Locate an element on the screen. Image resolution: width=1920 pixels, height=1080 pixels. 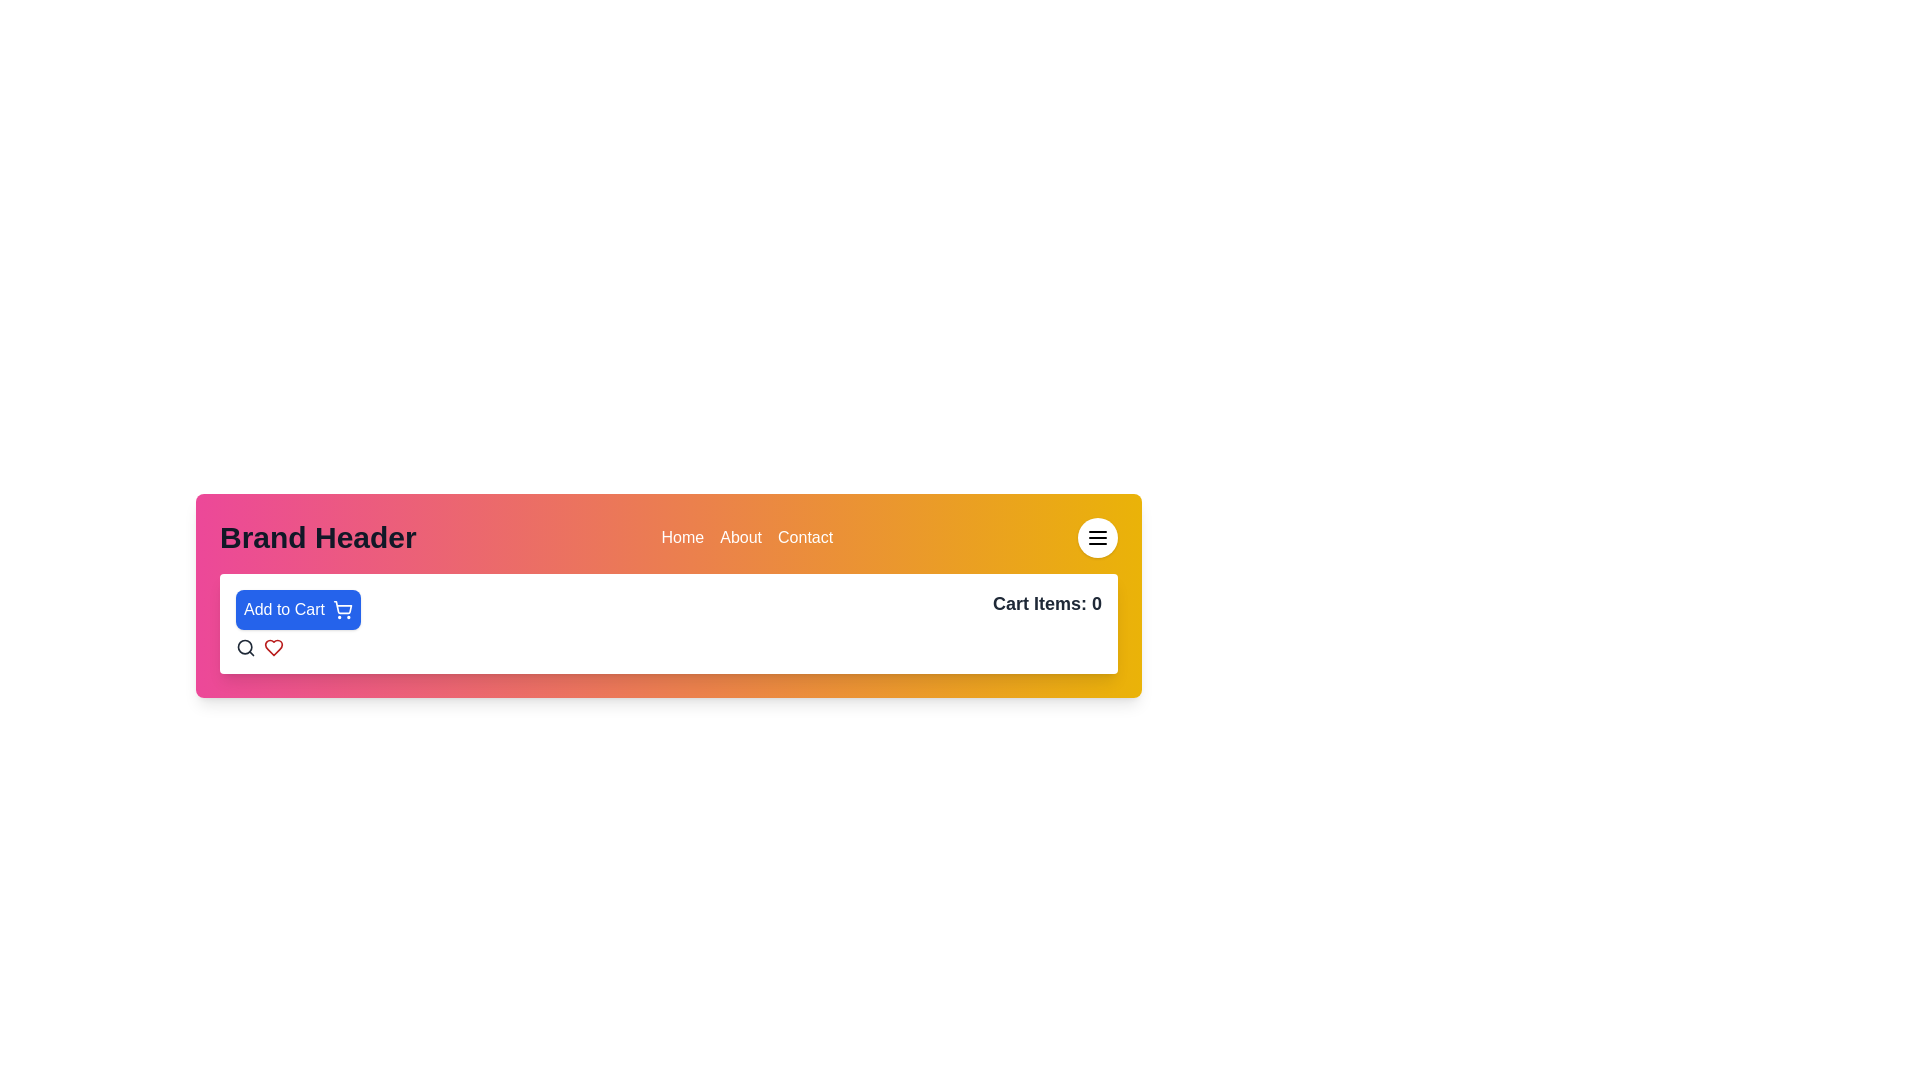
the Text Label displaying the current number of items in the shopping cart, which is right-aligned in the header and positioned next to the 'Add to Cart' button is located at coordinates (1046, 608).